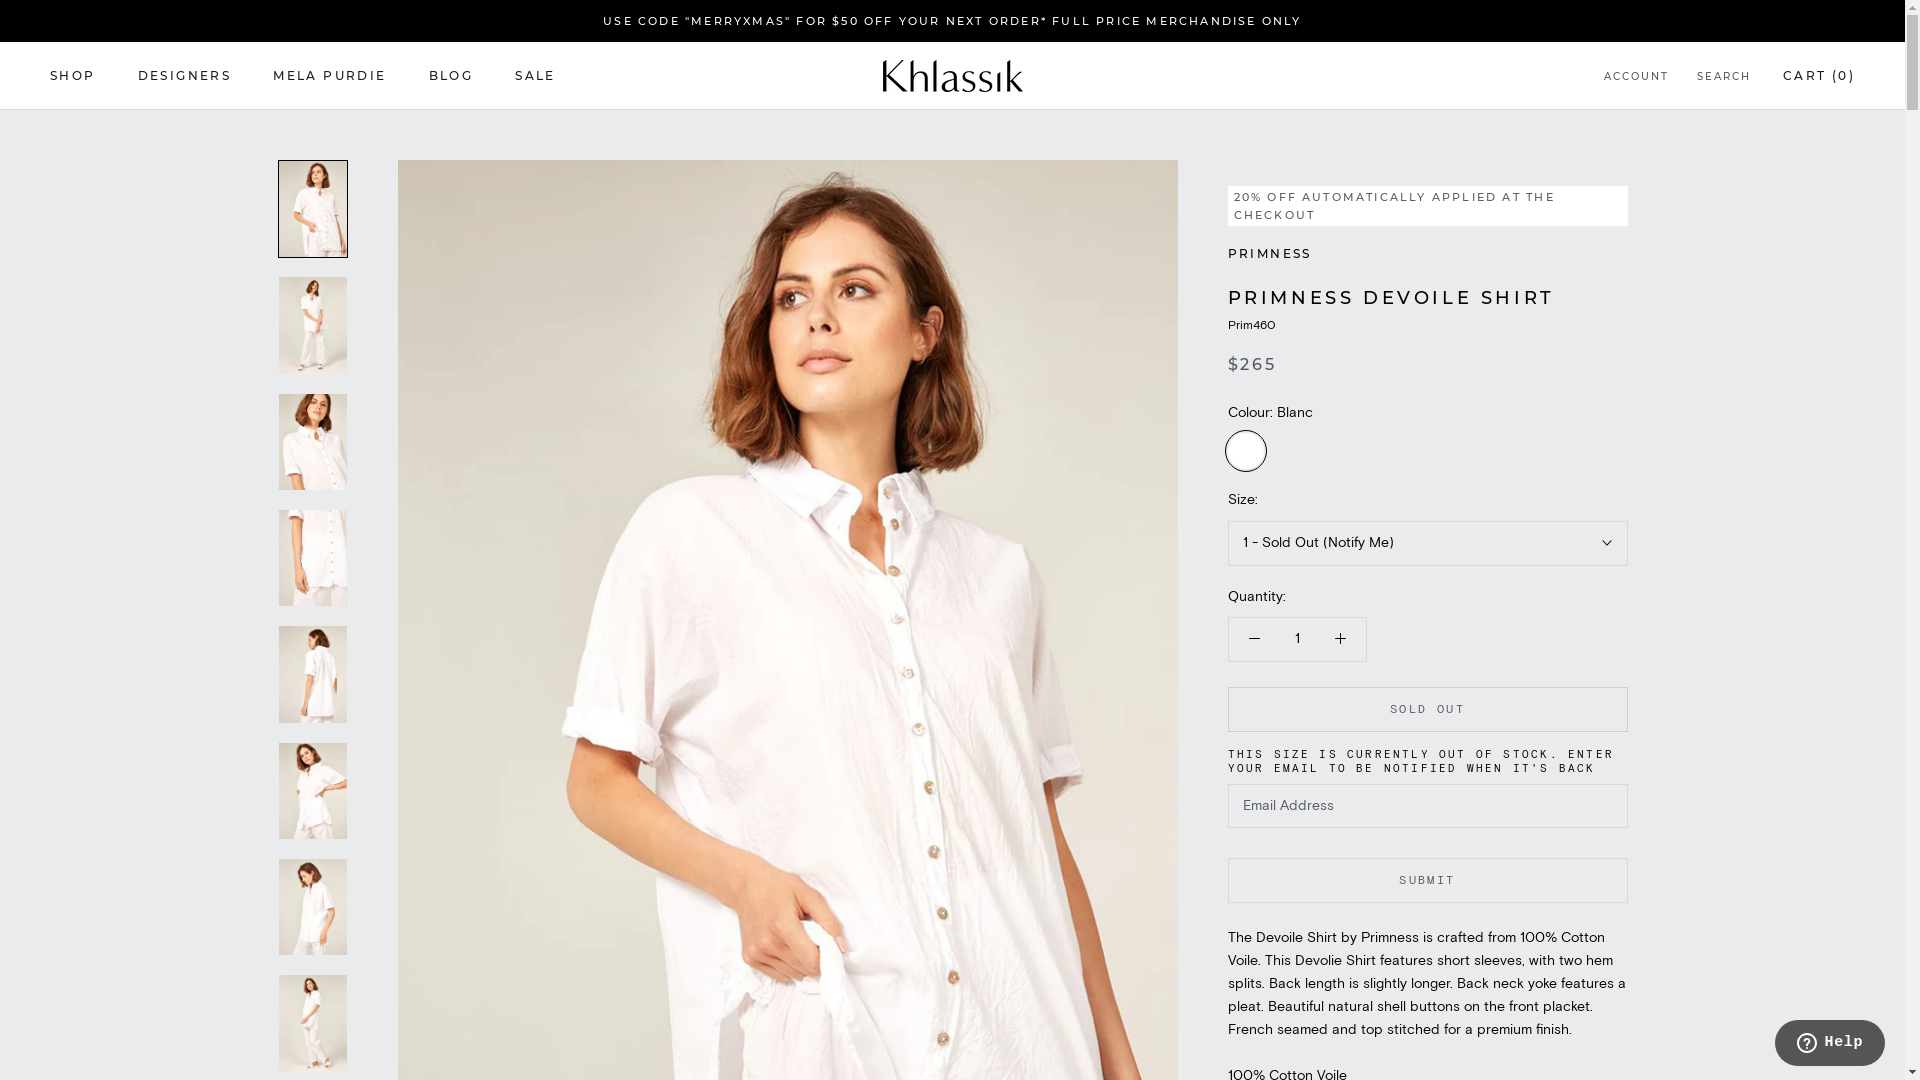 This screenshot has width=1920, height=1080. What do you see at coordinates (1829, 1044) in the screenshot?
I see `'Opens a widget where you can chat to one of our agents'` at bounding box center [1829, 1044].